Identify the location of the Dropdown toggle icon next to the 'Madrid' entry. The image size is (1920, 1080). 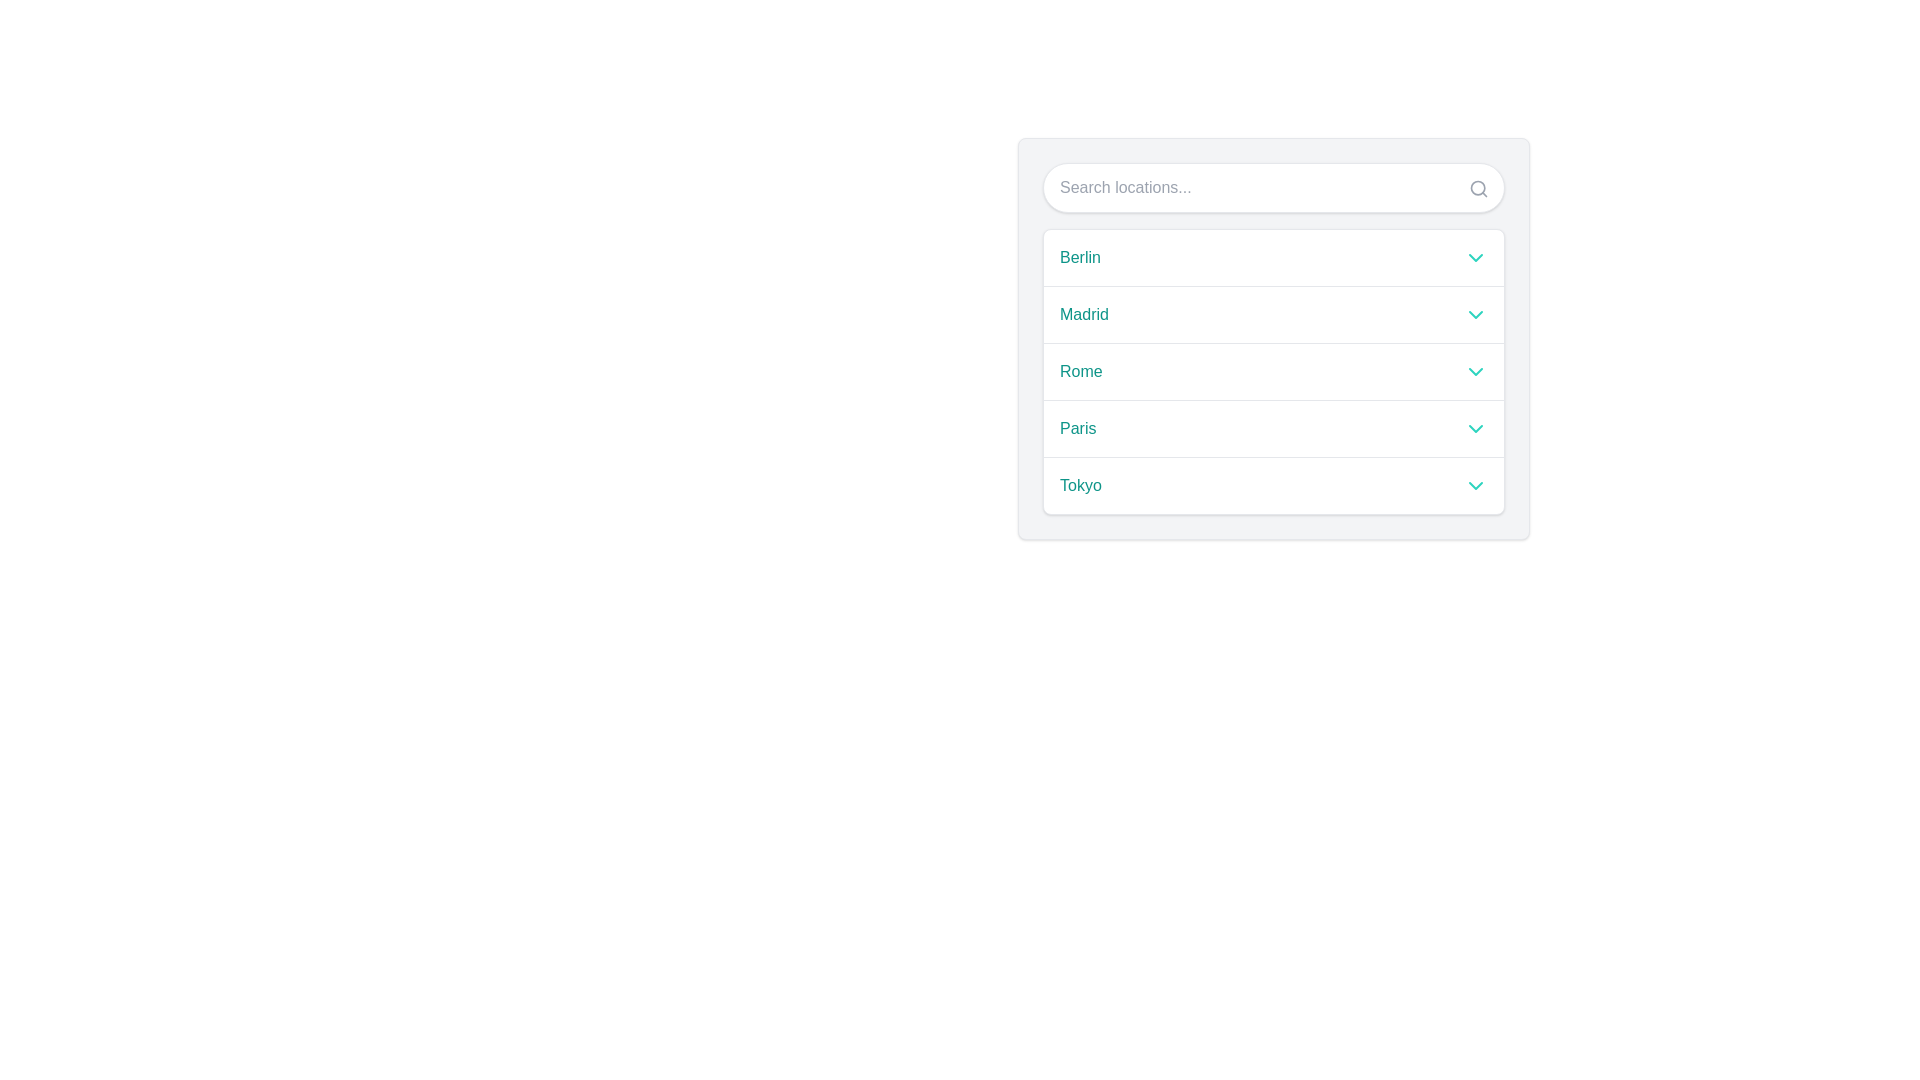
(1476, 315).